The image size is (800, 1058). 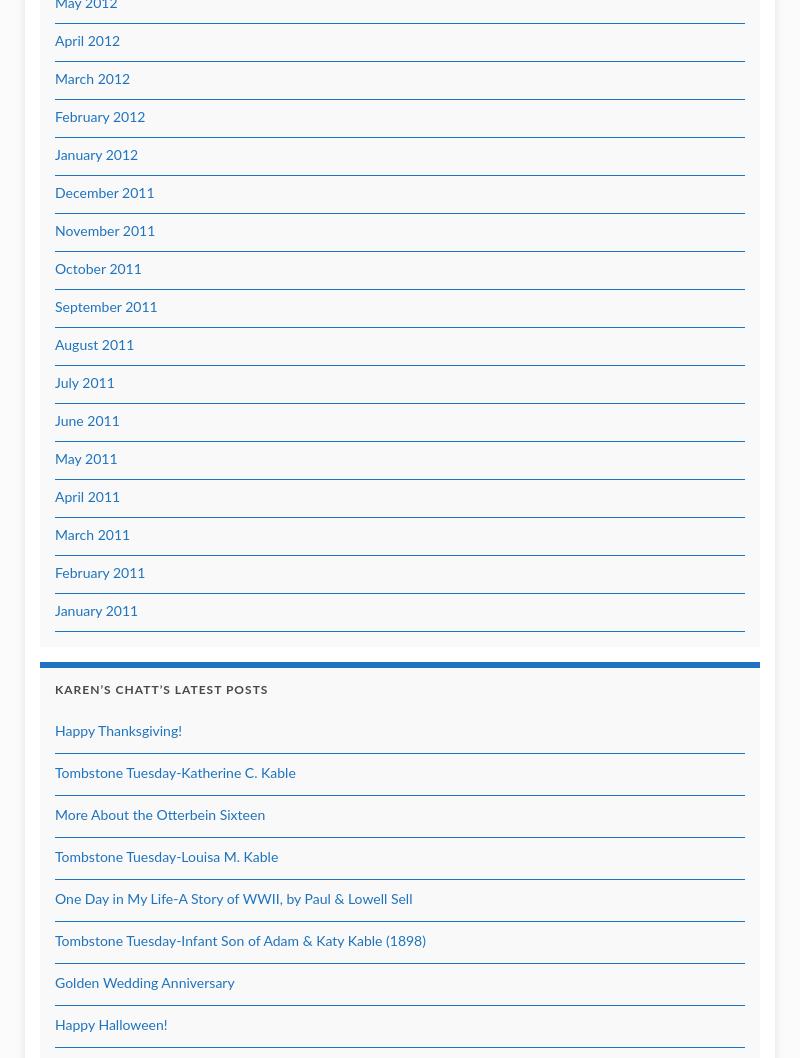 I want to click on 'Happy Halloween!', so click(x=109, y=1025).